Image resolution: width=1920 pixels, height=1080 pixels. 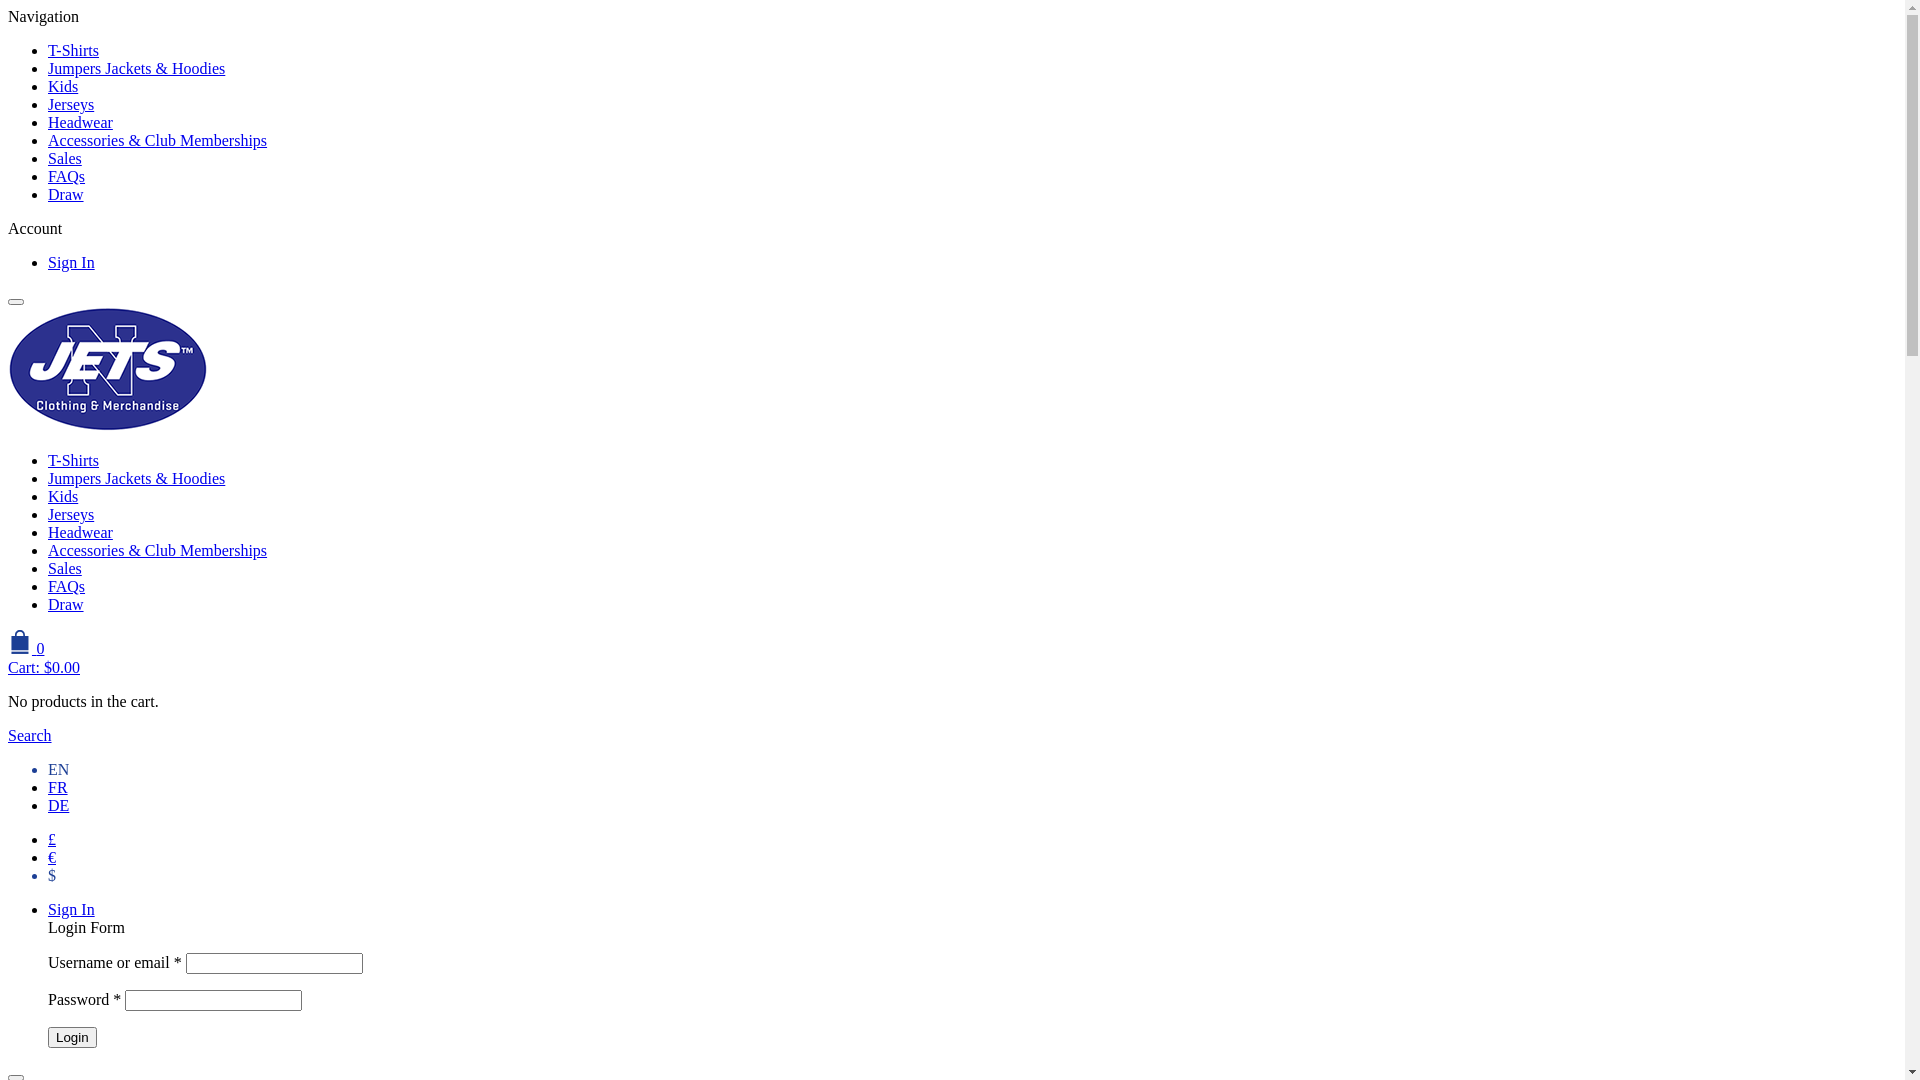 I want to click on 'Jumpers Jackets & Hoodies', so click(x=135, y=478).